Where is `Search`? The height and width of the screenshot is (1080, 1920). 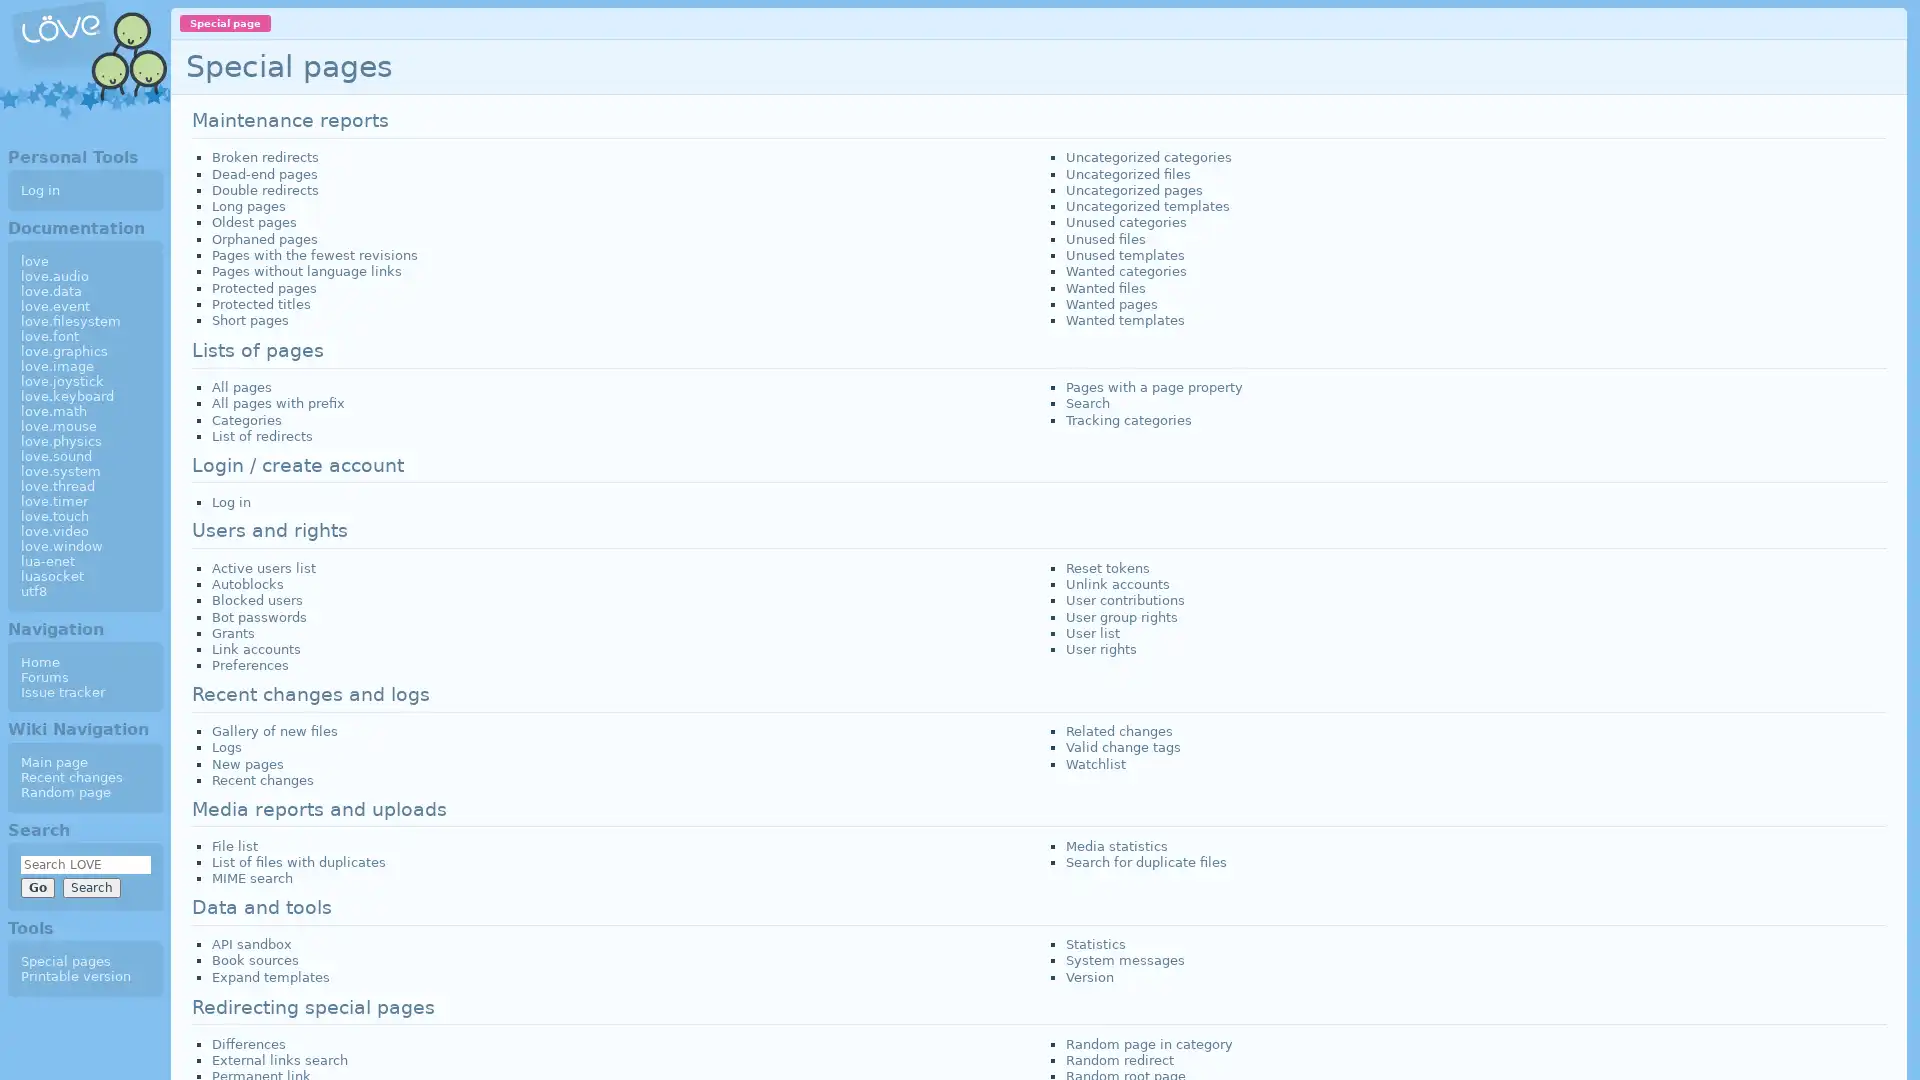 Search is located at coordinates (90, 886).